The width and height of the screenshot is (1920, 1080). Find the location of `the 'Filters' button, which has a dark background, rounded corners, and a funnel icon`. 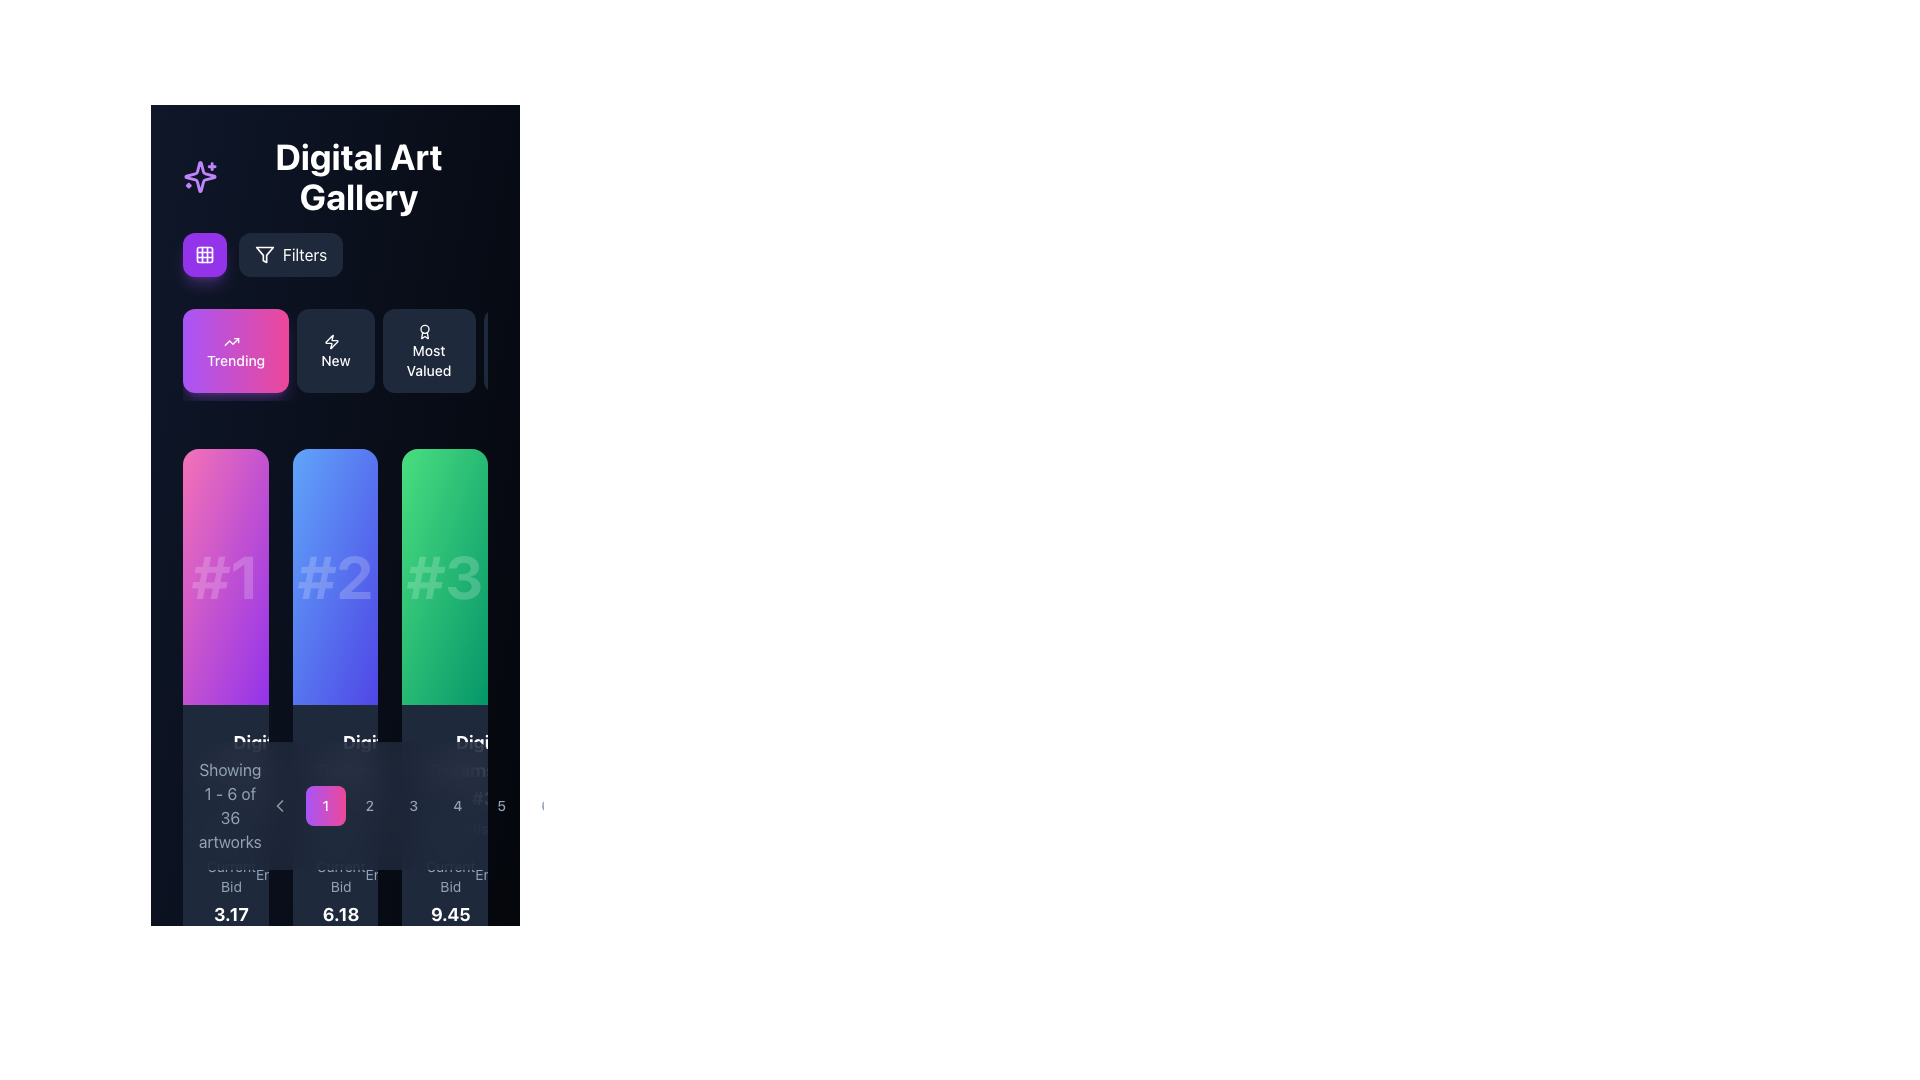

the 'Filters' button, which has a dark background, rounded corners, and a funnel icon is located at coordinates (290, 253).